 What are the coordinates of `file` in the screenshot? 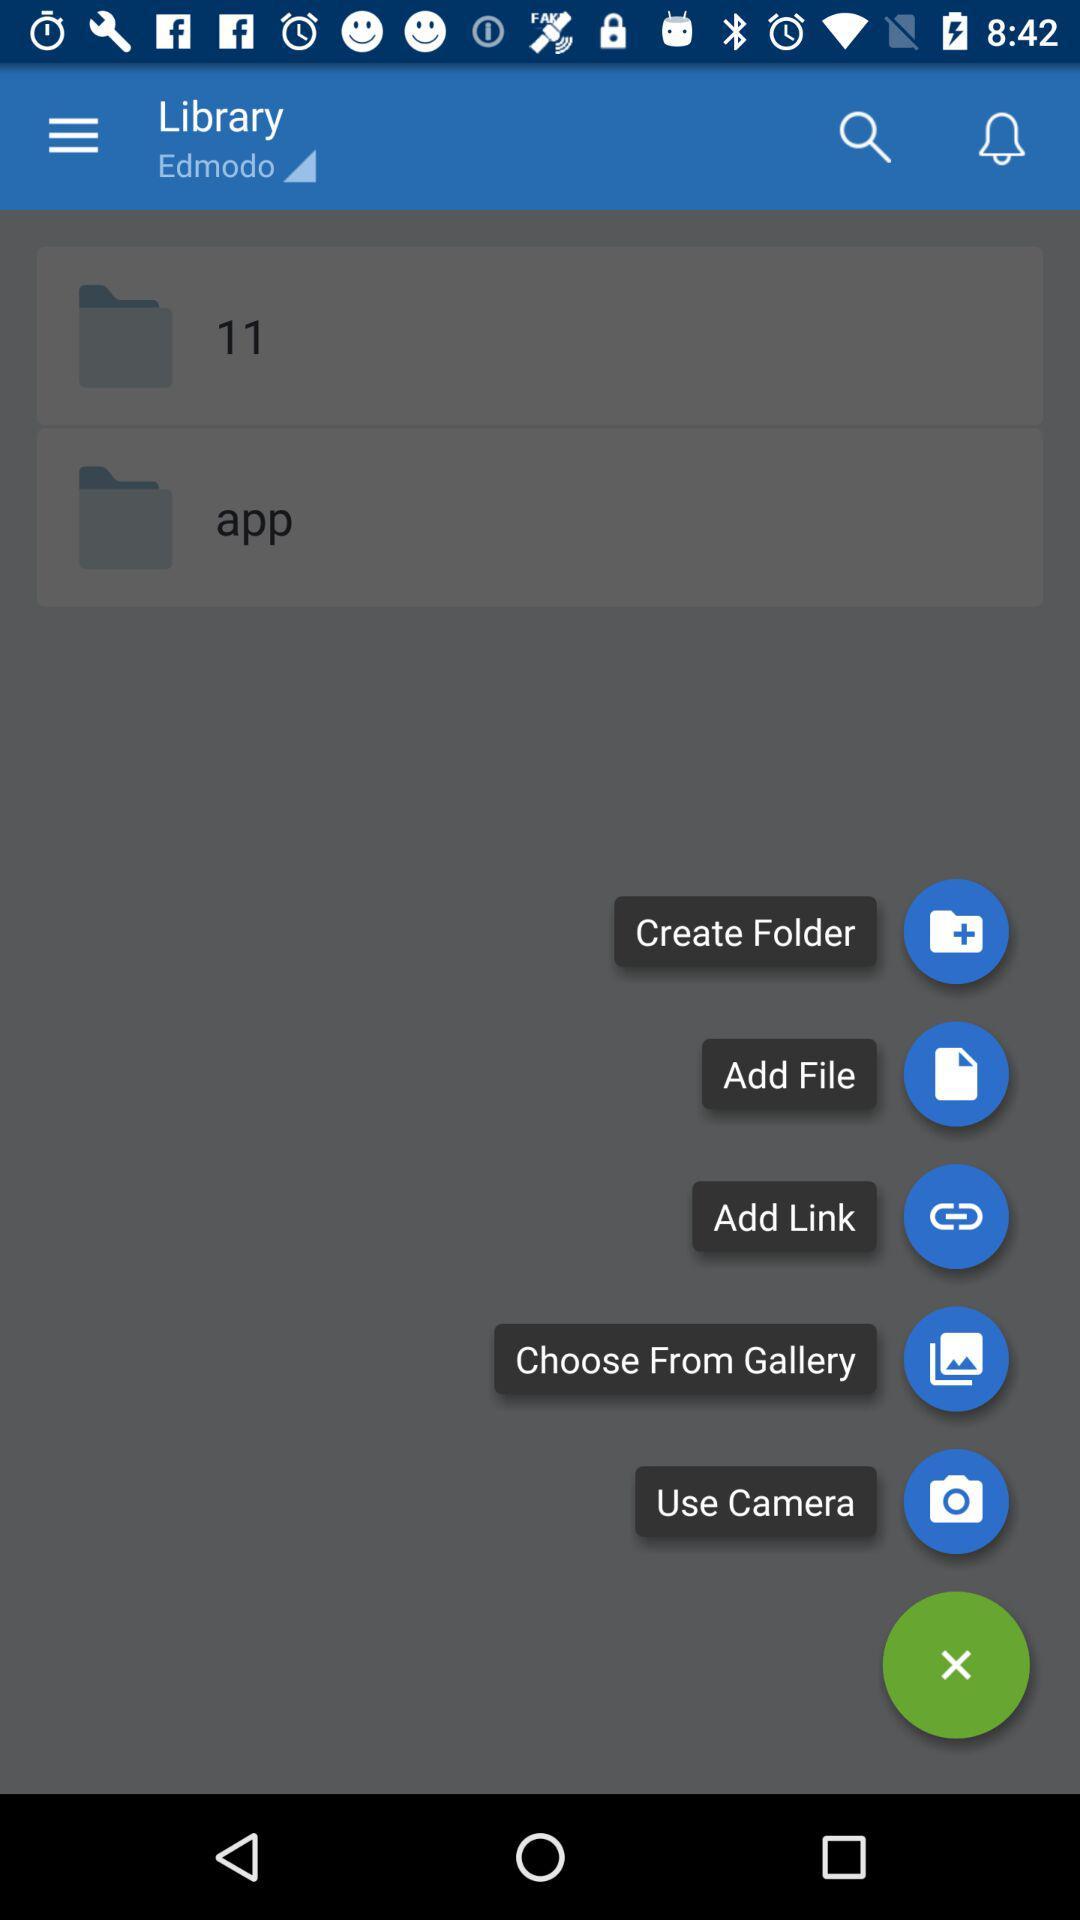 It's located at (955, 1073).